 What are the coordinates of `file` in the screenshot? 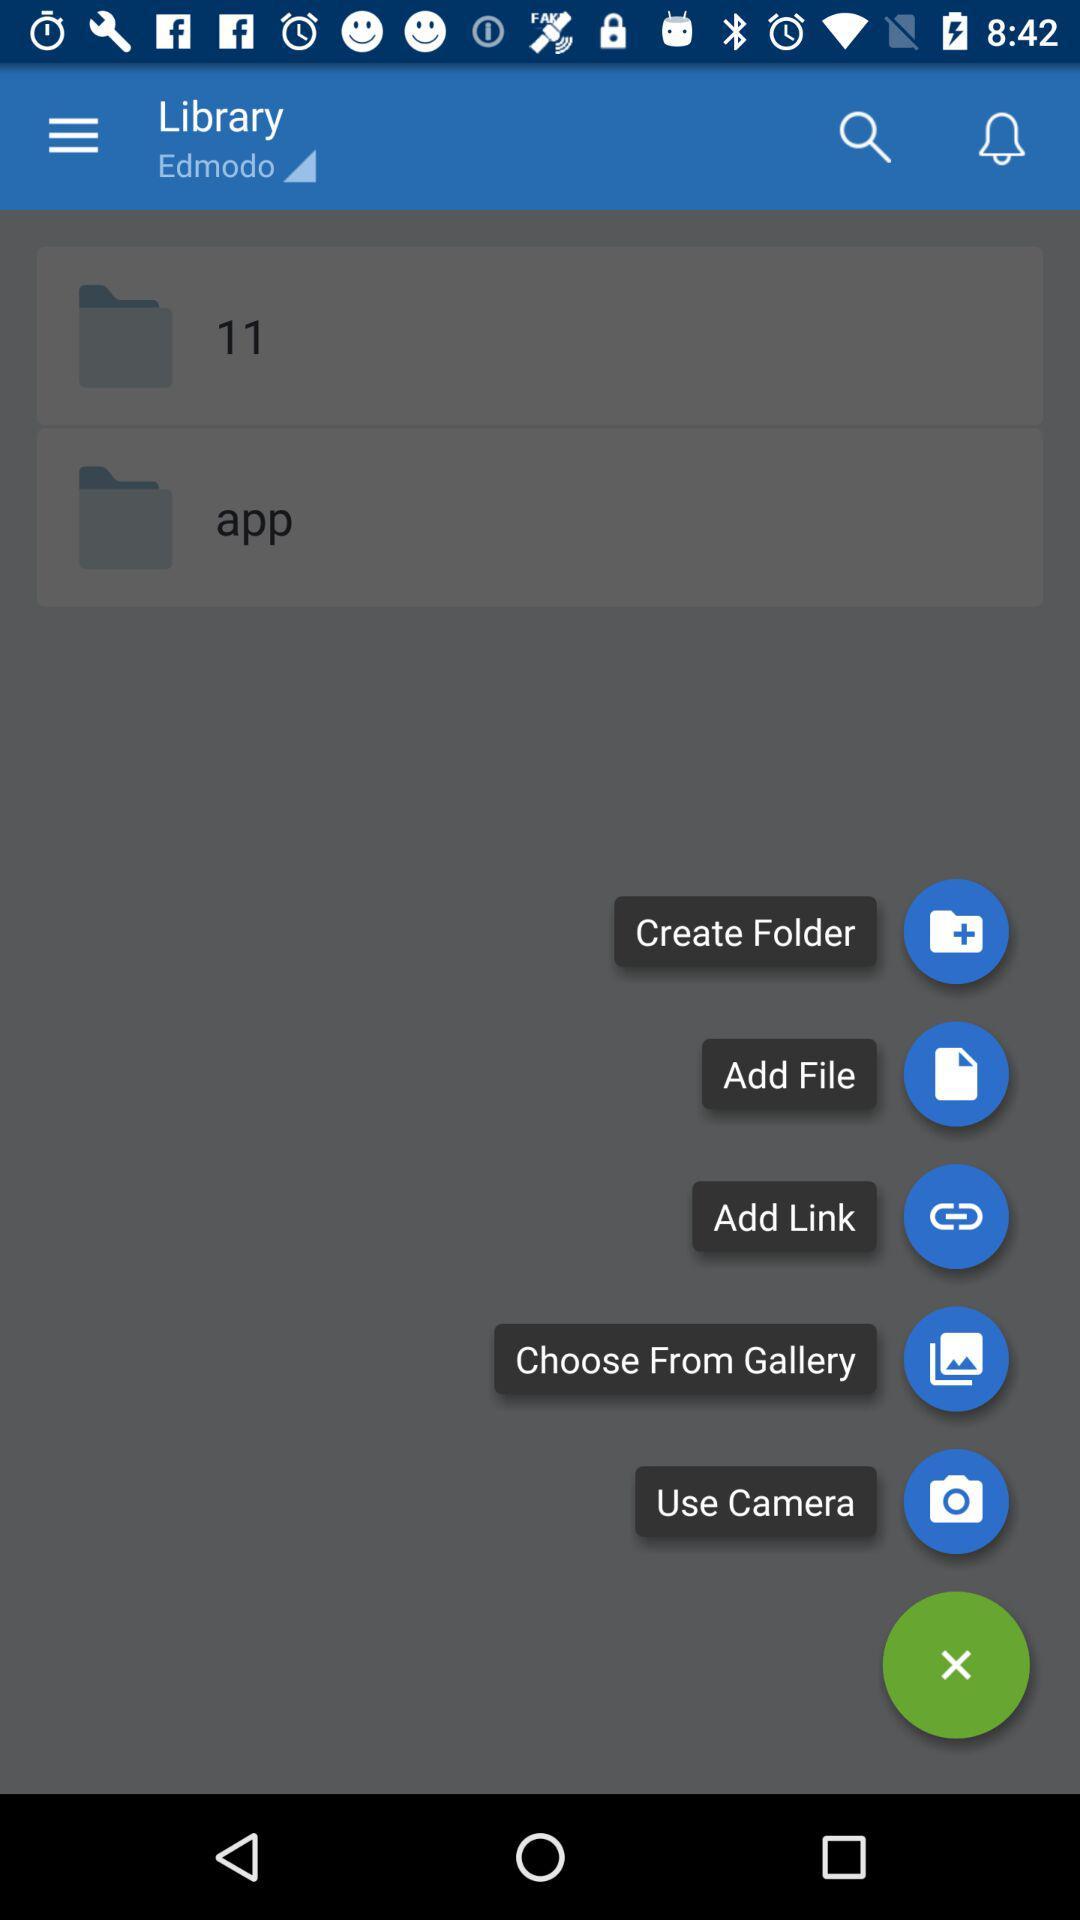 It's located at (955, 1073).